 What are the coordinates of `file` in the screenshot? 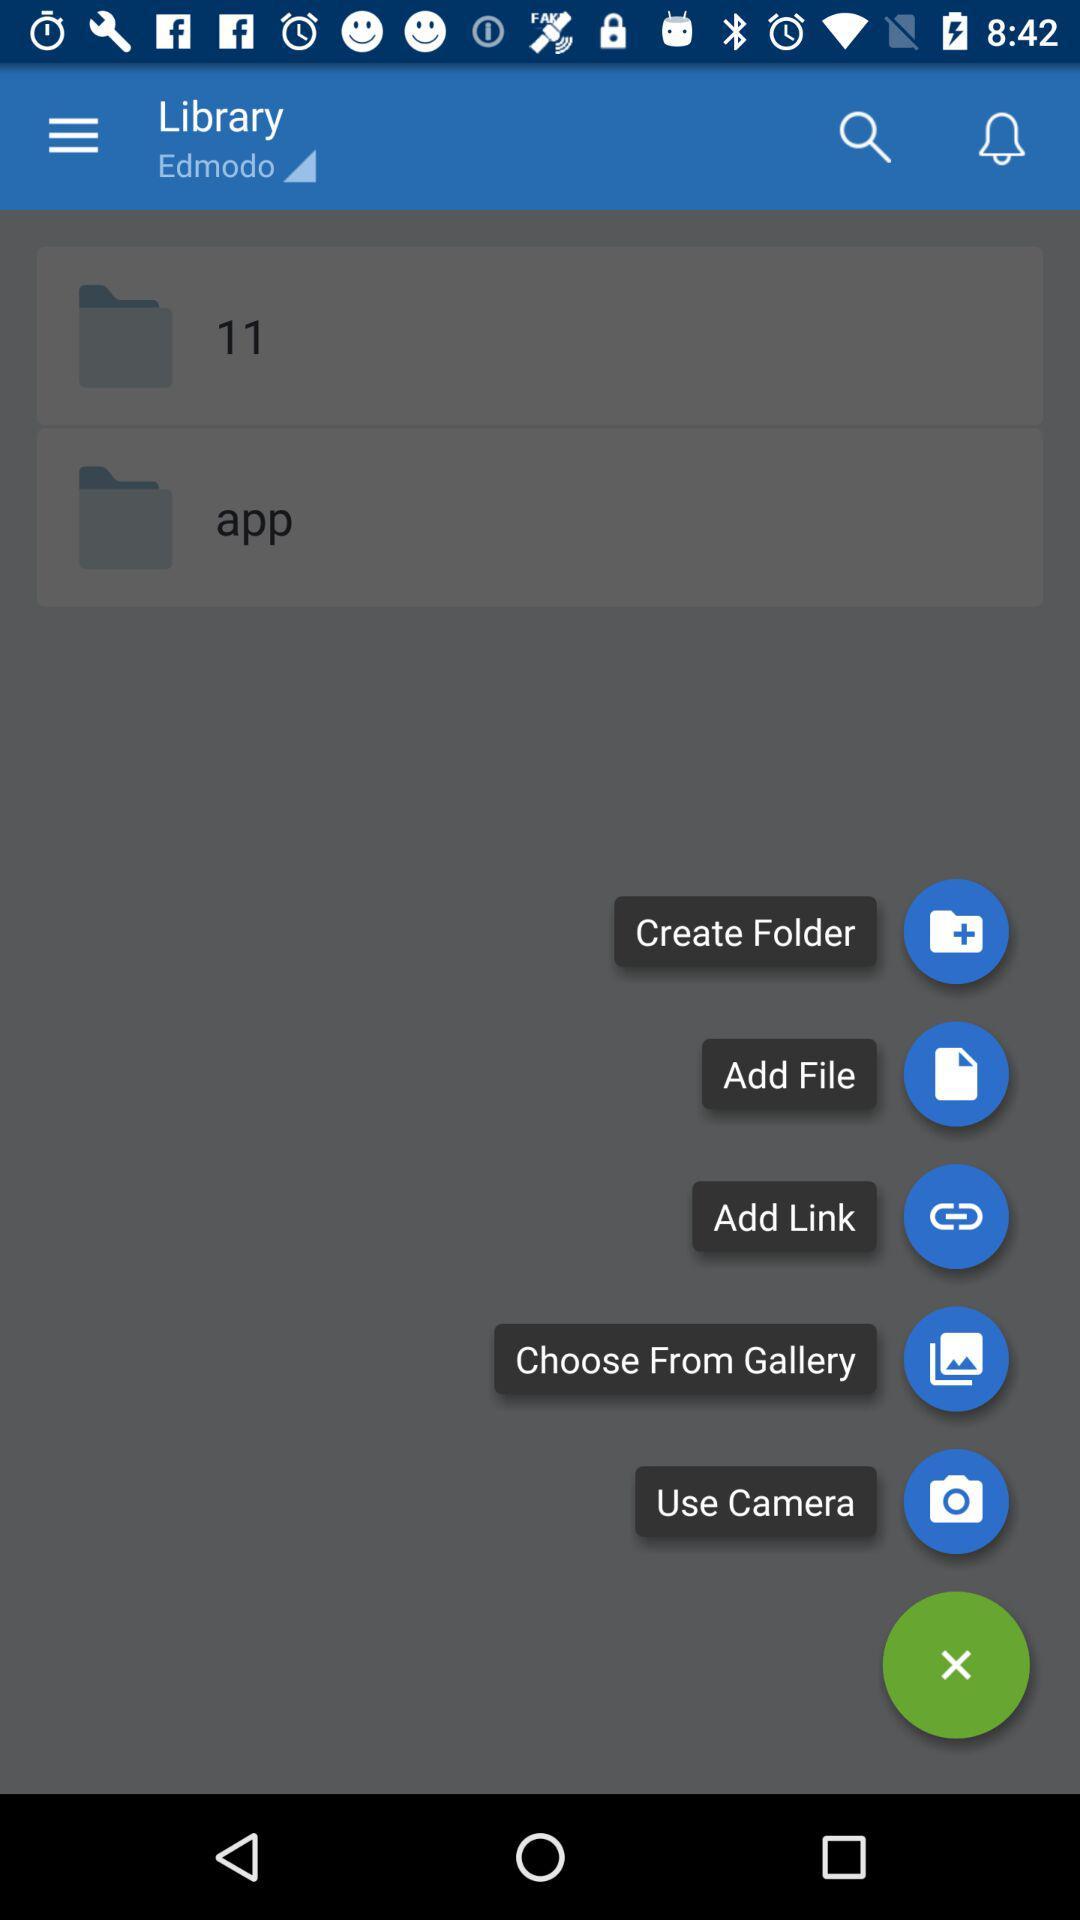 It's located at (955, 1073).